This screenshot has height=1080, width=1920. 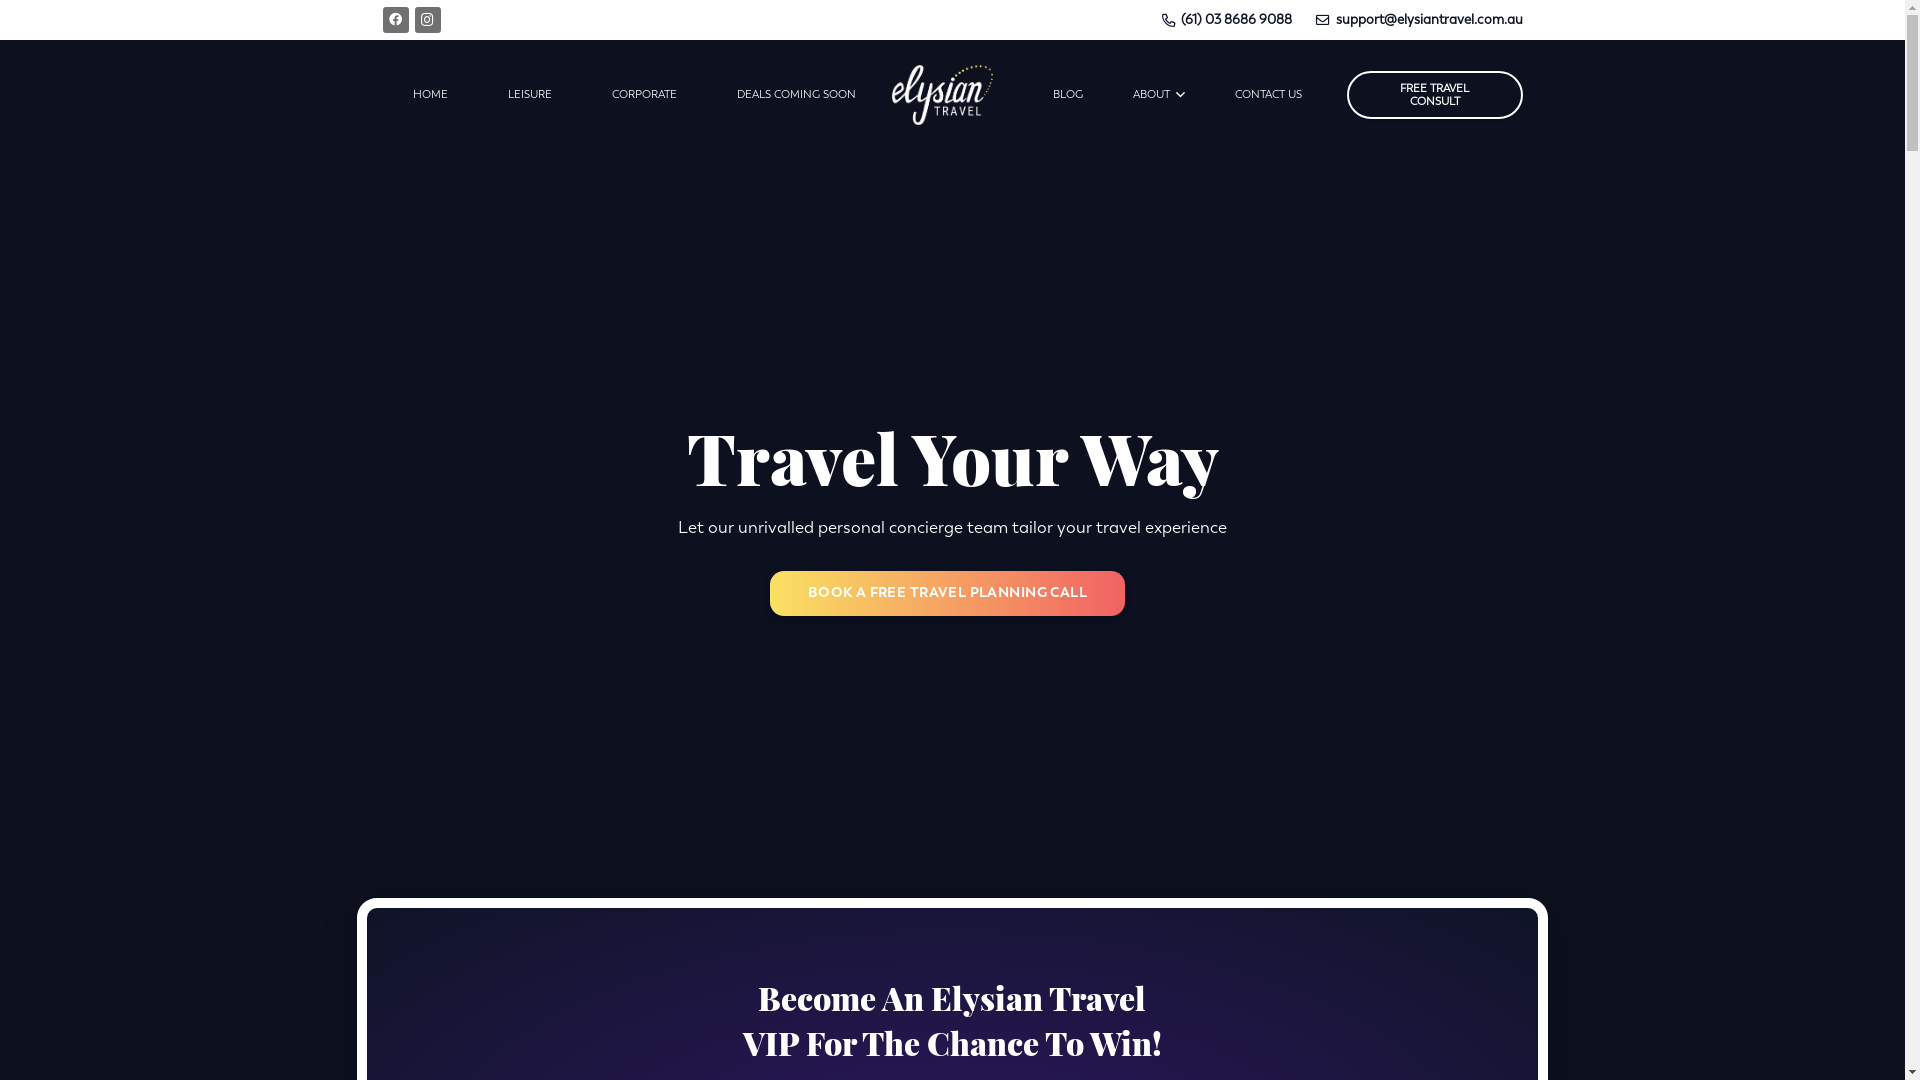 What do you see at coordinates (794, 95) in the screenshot?
I see `'DEALS COMING SOON'` at bounding box center [794, 95].